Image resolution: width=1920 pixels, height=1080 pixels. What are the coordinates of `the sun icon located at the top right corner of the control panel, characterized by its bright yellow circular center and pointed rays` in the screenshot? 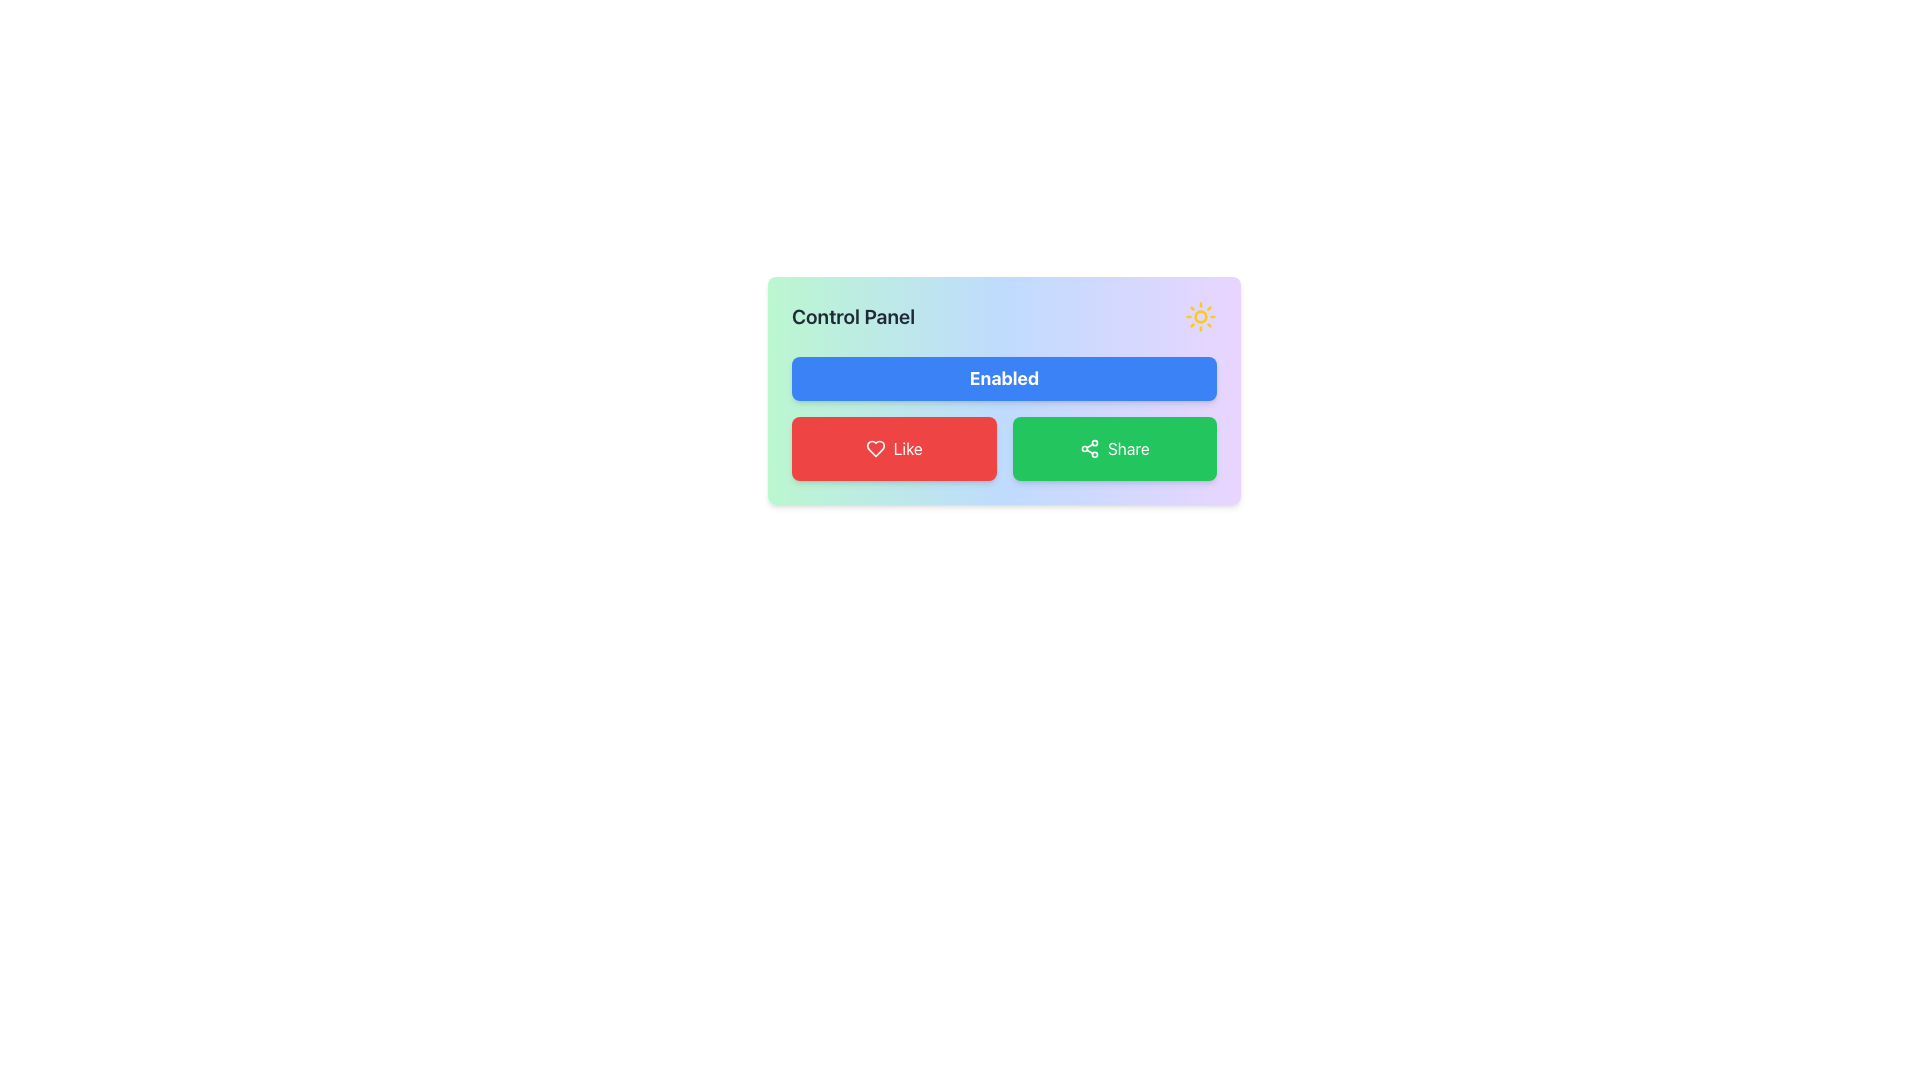 It's located at (1200, 315).